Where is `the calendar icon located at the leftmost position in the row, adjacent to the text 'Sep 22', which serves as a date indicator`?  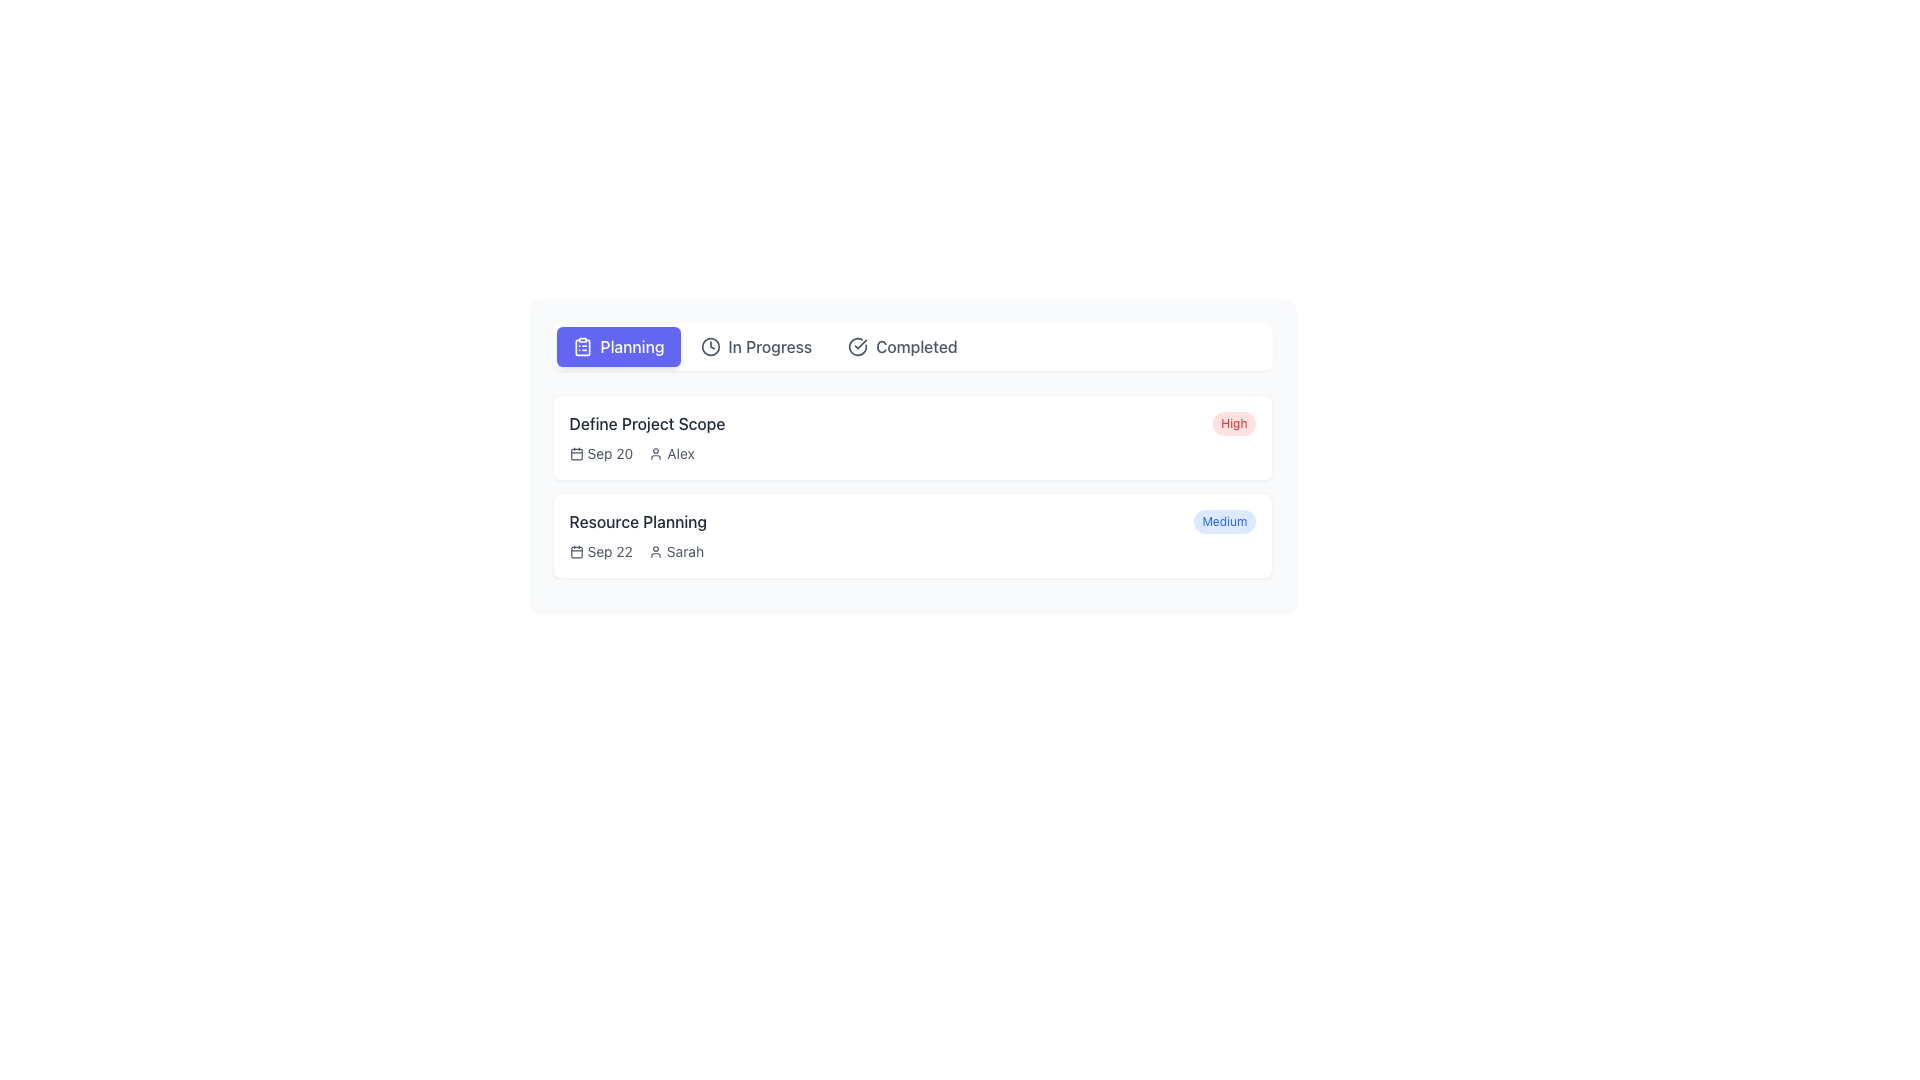 the calendar icon located at the leftmost position in the row, adjacent to the text 'Sep 22', which serves as a date indicator is located at coordinates (575, 551).